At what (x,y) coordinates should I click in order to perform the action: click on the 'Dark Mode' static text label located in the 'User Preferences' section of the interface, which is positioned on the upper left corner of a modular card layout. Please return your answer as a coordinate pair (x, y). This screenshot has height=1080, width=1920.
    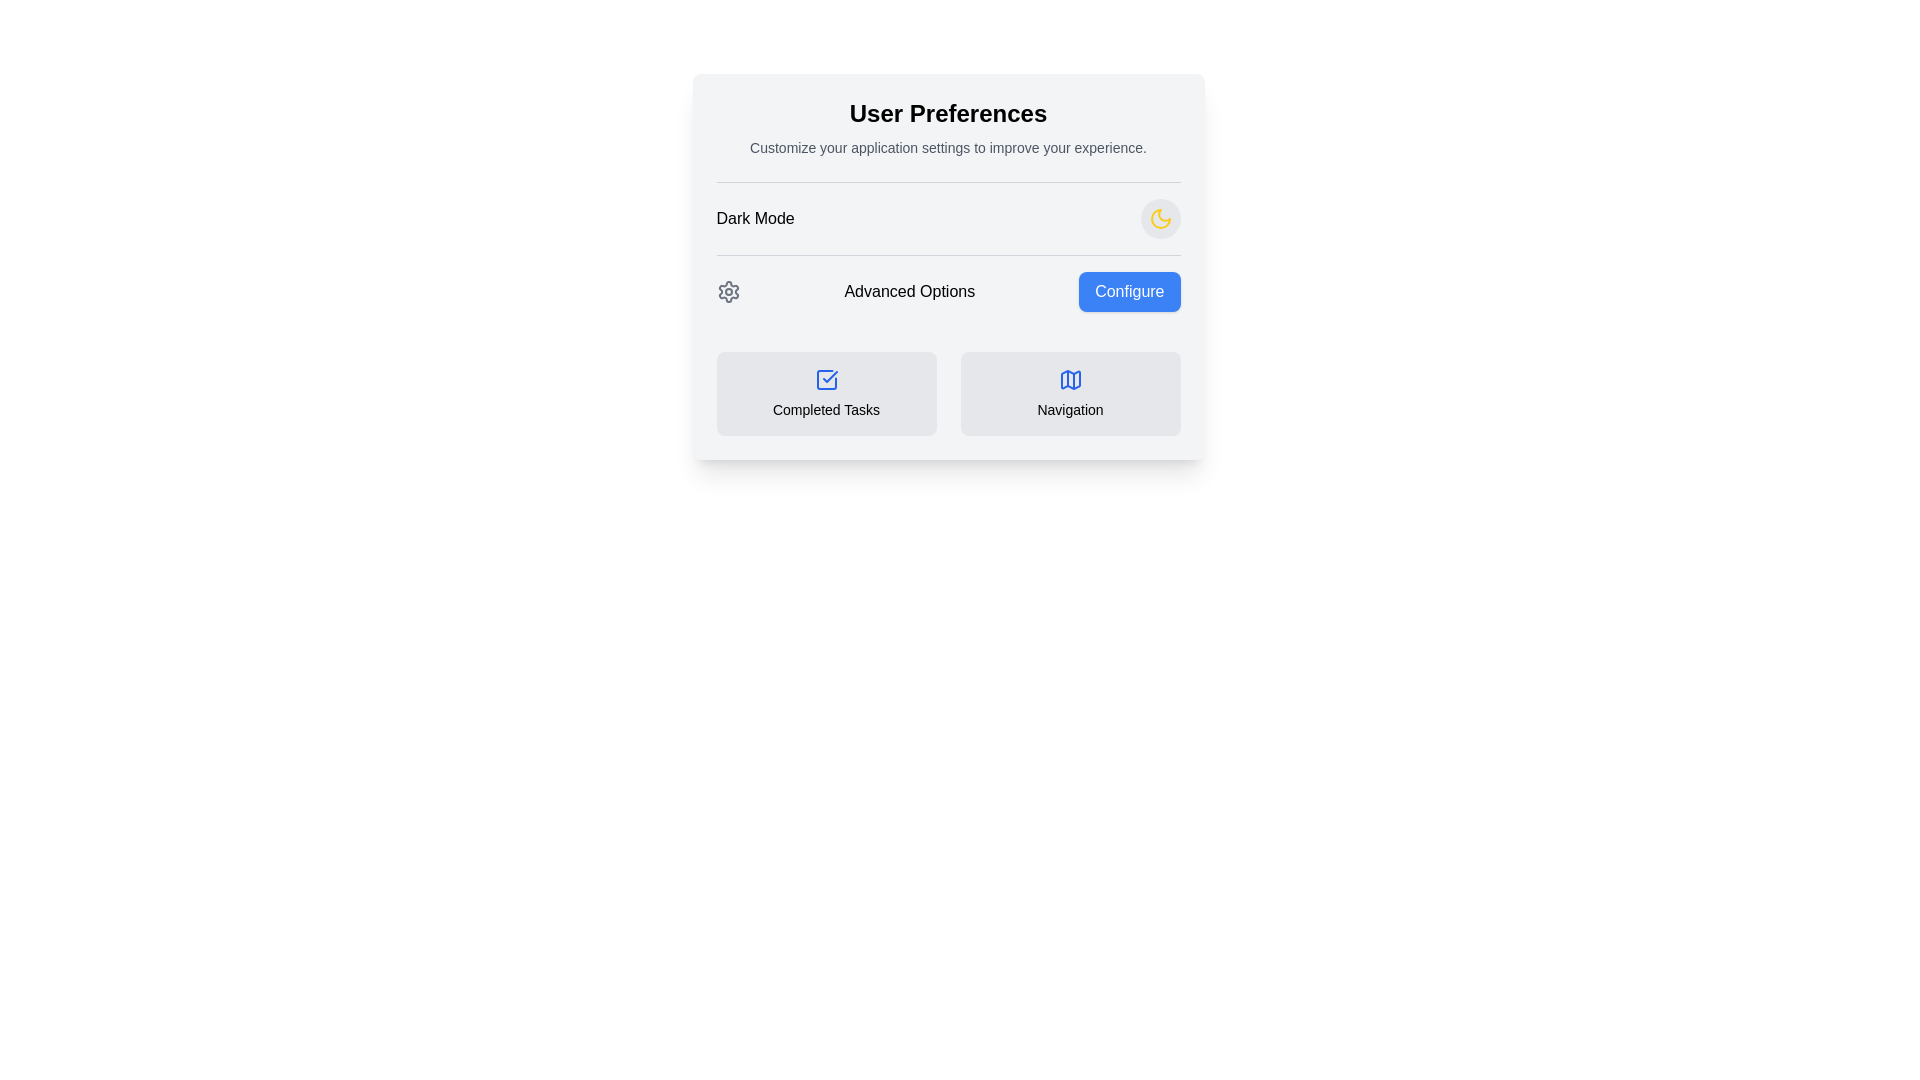
    Looking at the image, I should click on (754, 219).